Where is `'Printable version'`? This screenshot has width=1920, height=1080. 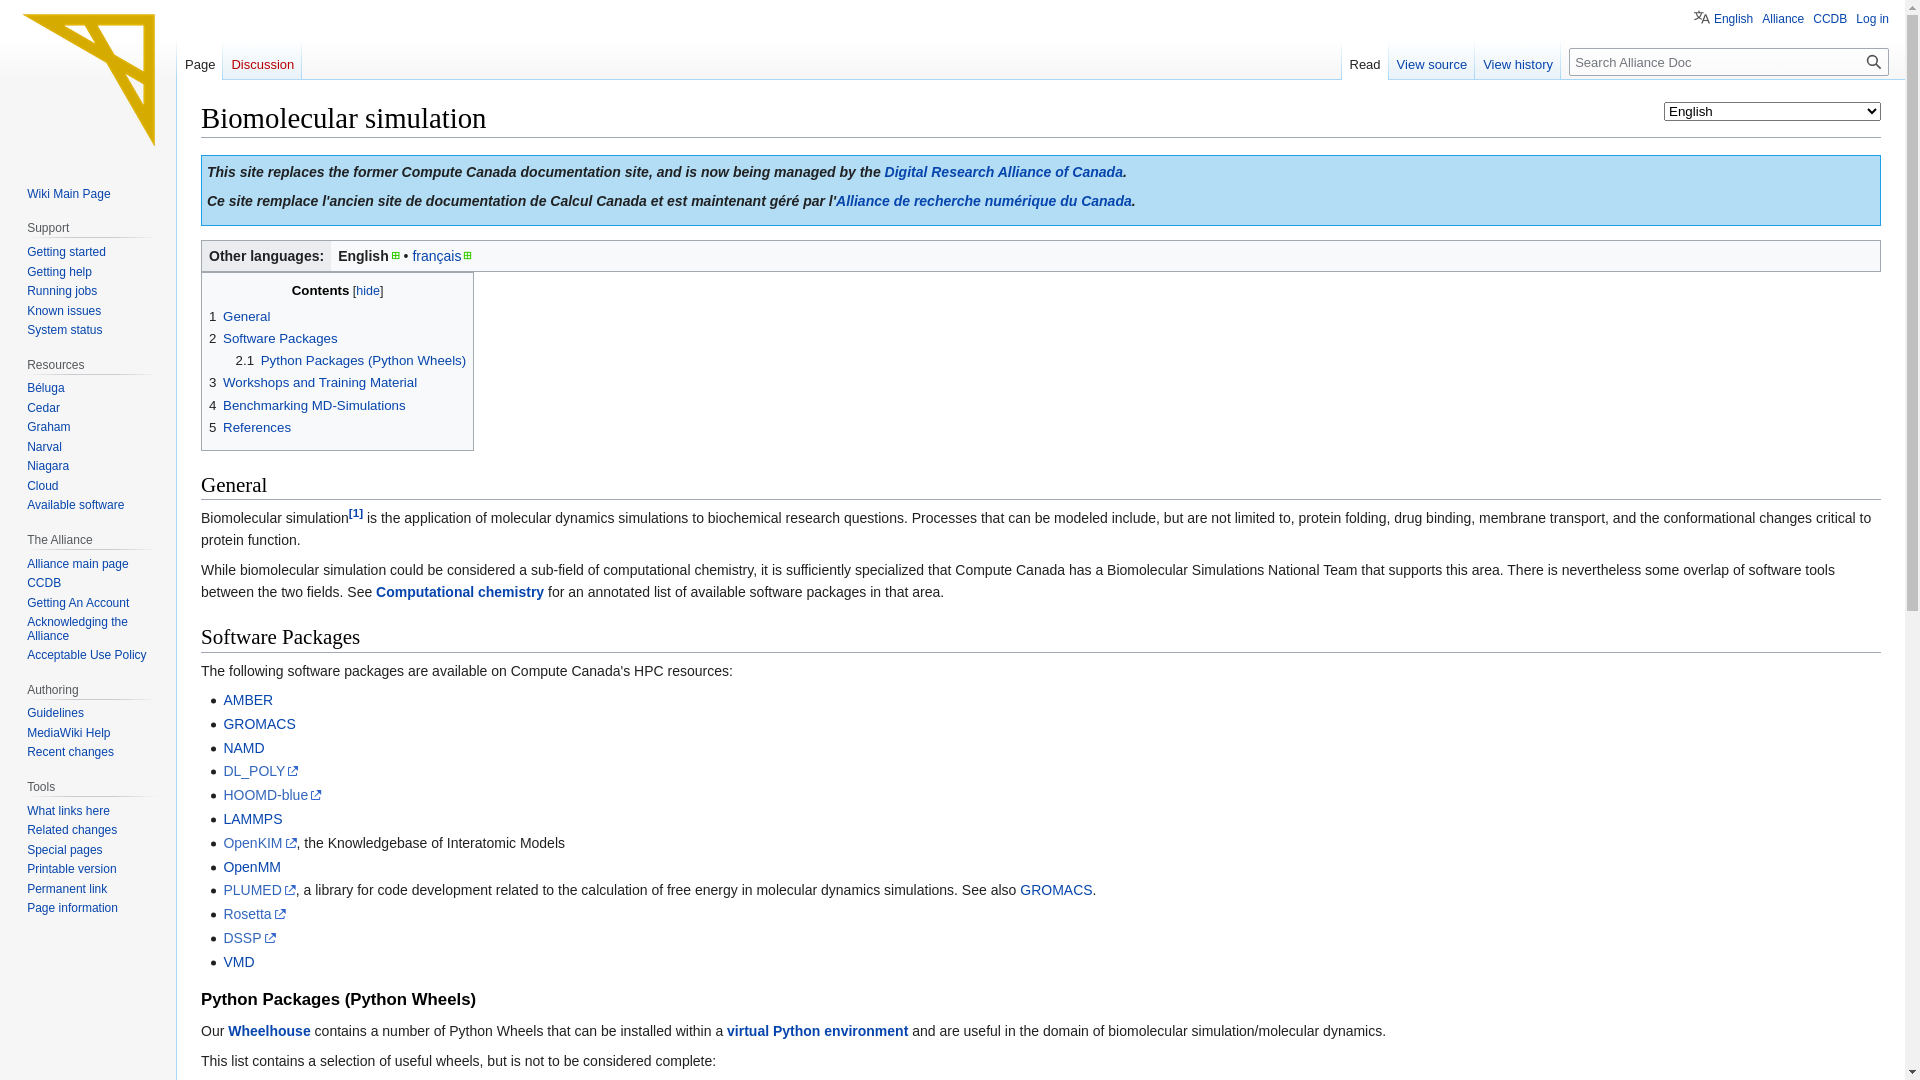 'Printable version' is located at coordinates (71, 867).